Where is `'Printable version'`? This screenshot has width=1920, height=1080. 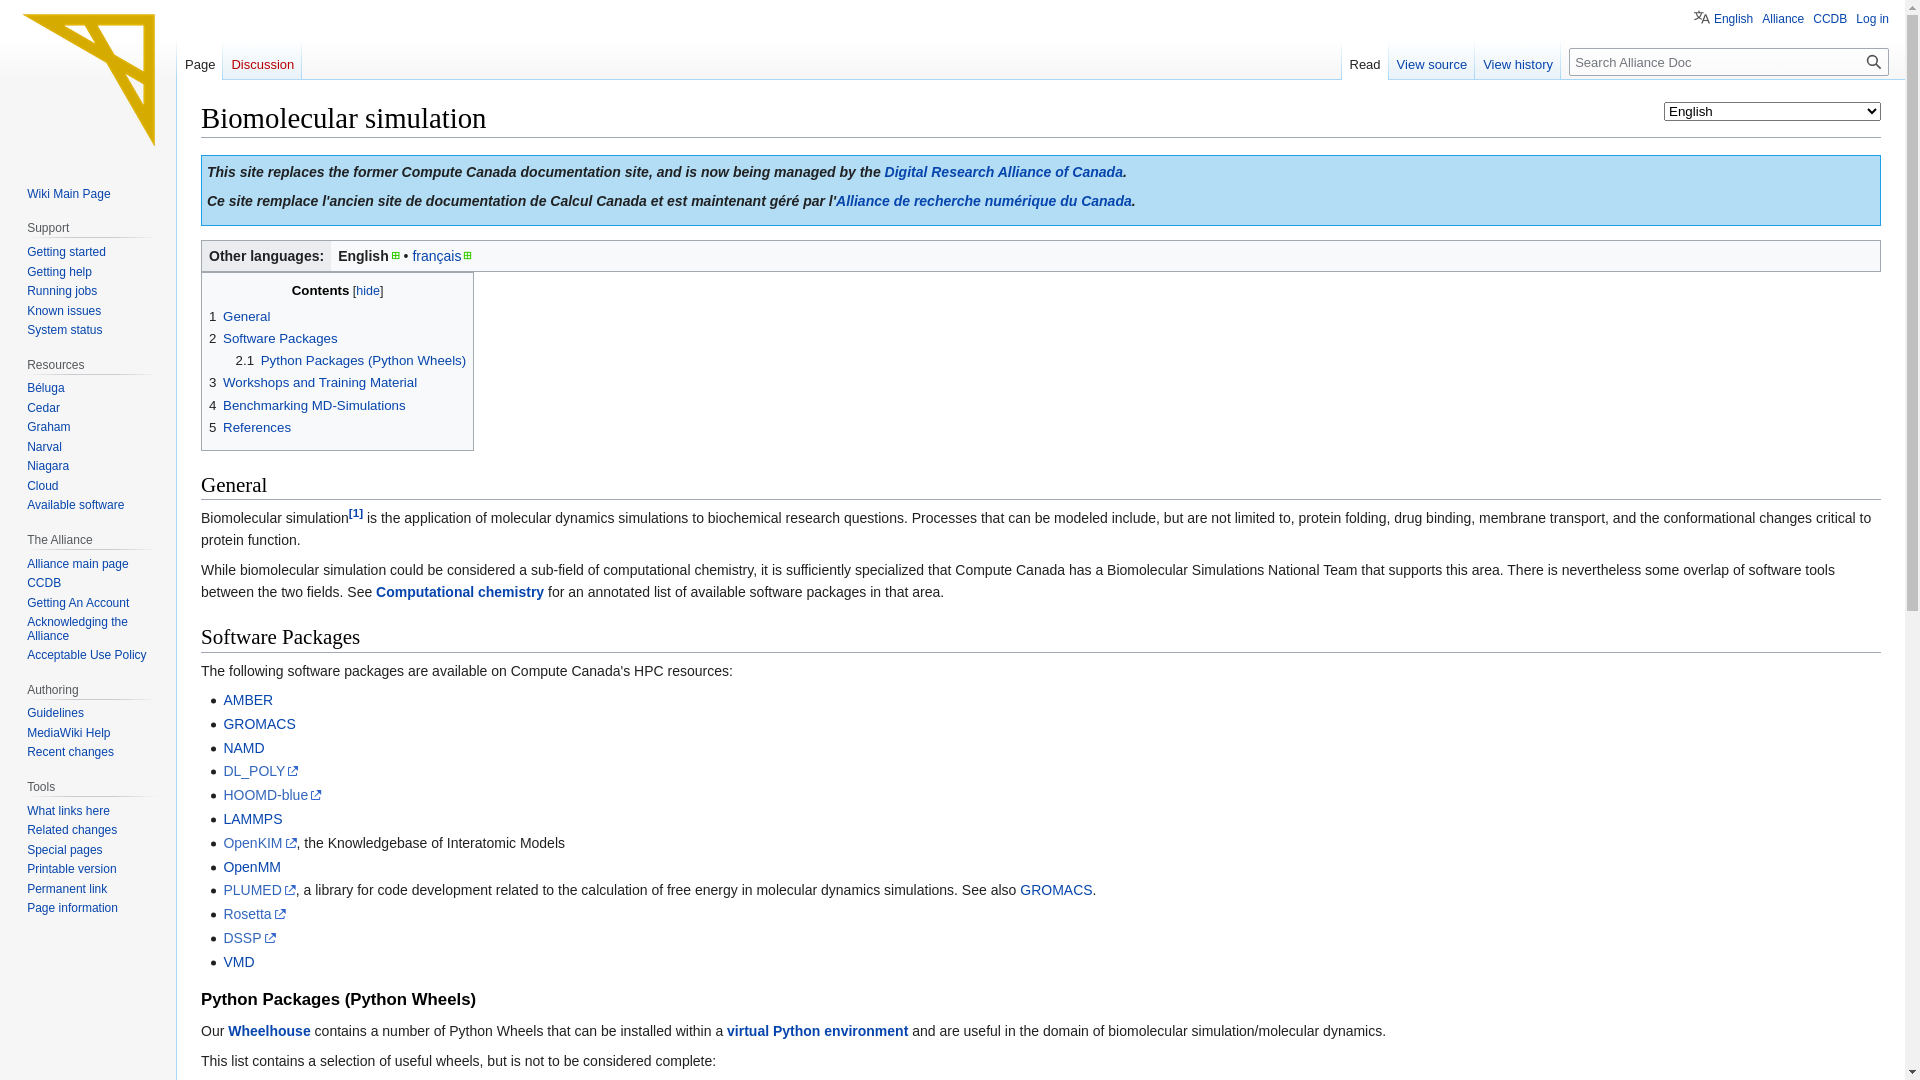 'Printable version' is located at coordinates (71, 867).